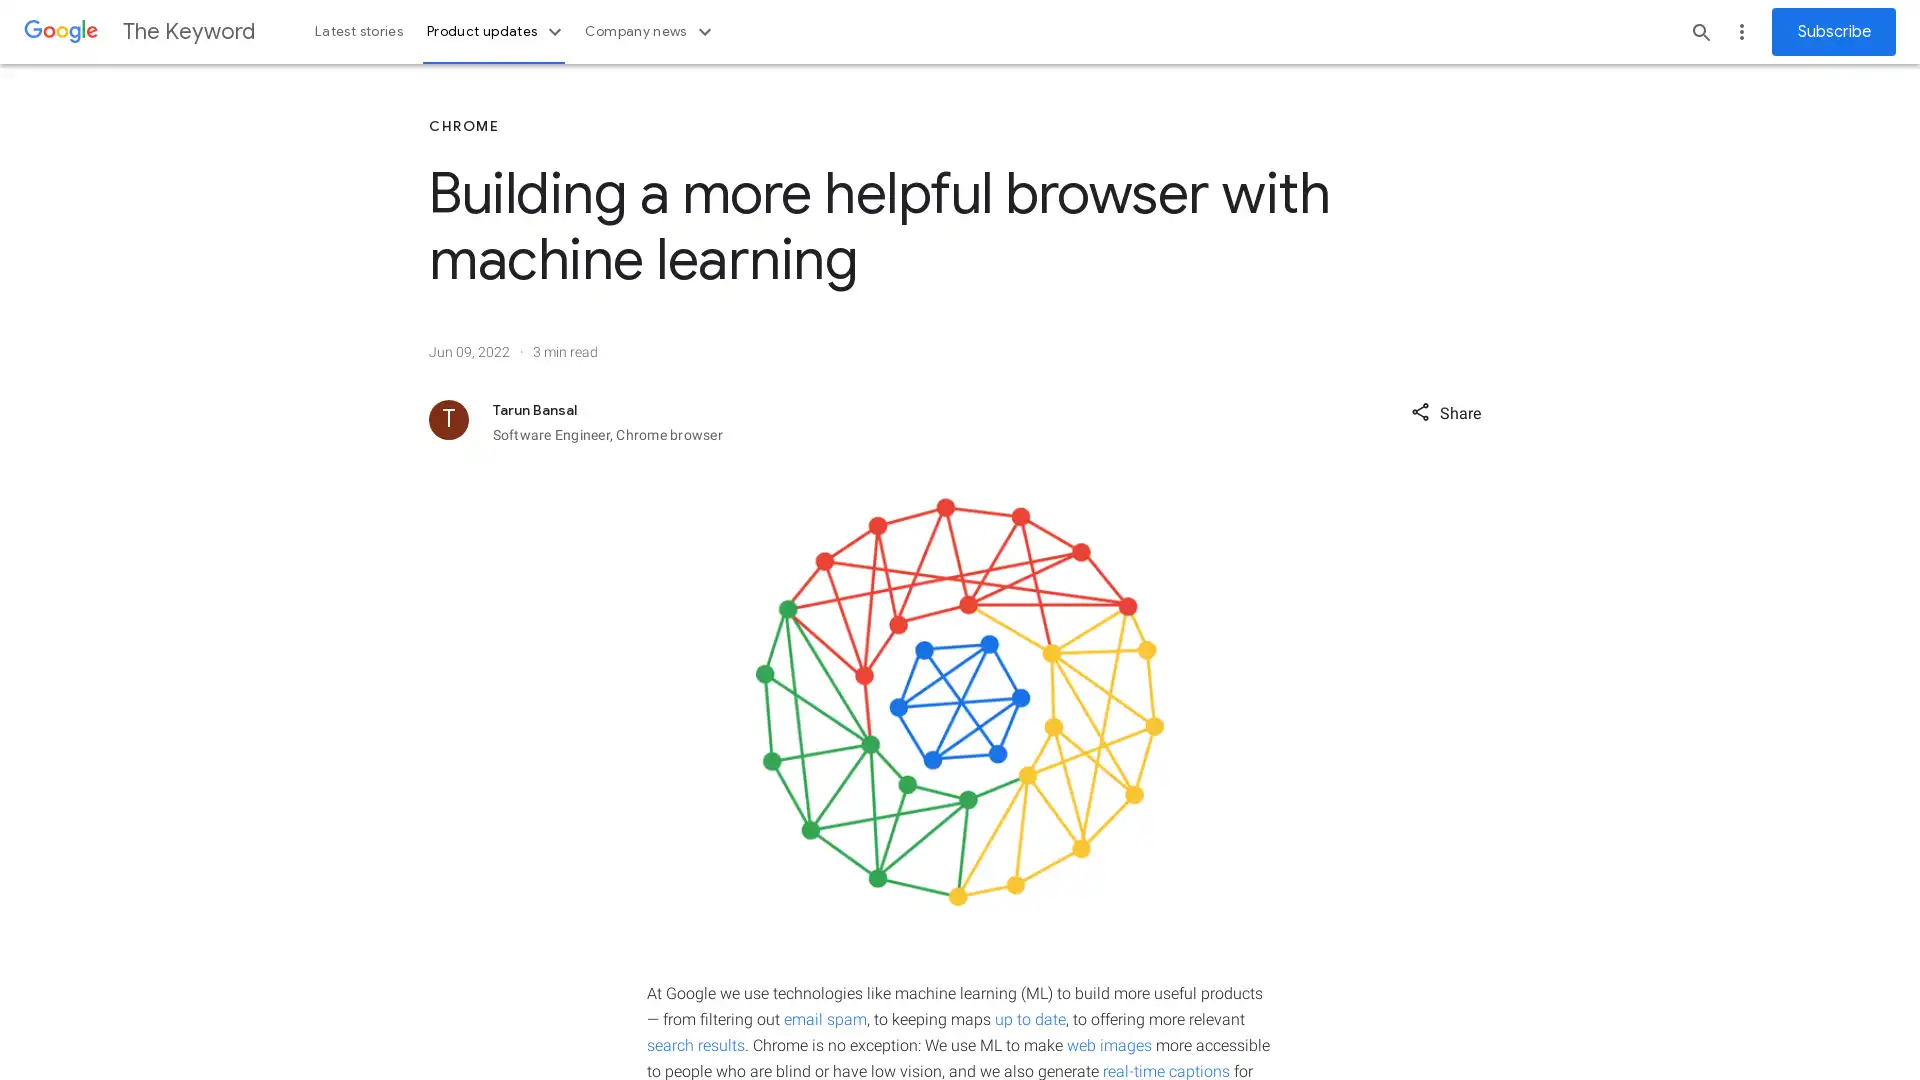  Describe the element at coordinates (1833, 31) in the screenshot. I see `Newsletter subscribe` at that location.